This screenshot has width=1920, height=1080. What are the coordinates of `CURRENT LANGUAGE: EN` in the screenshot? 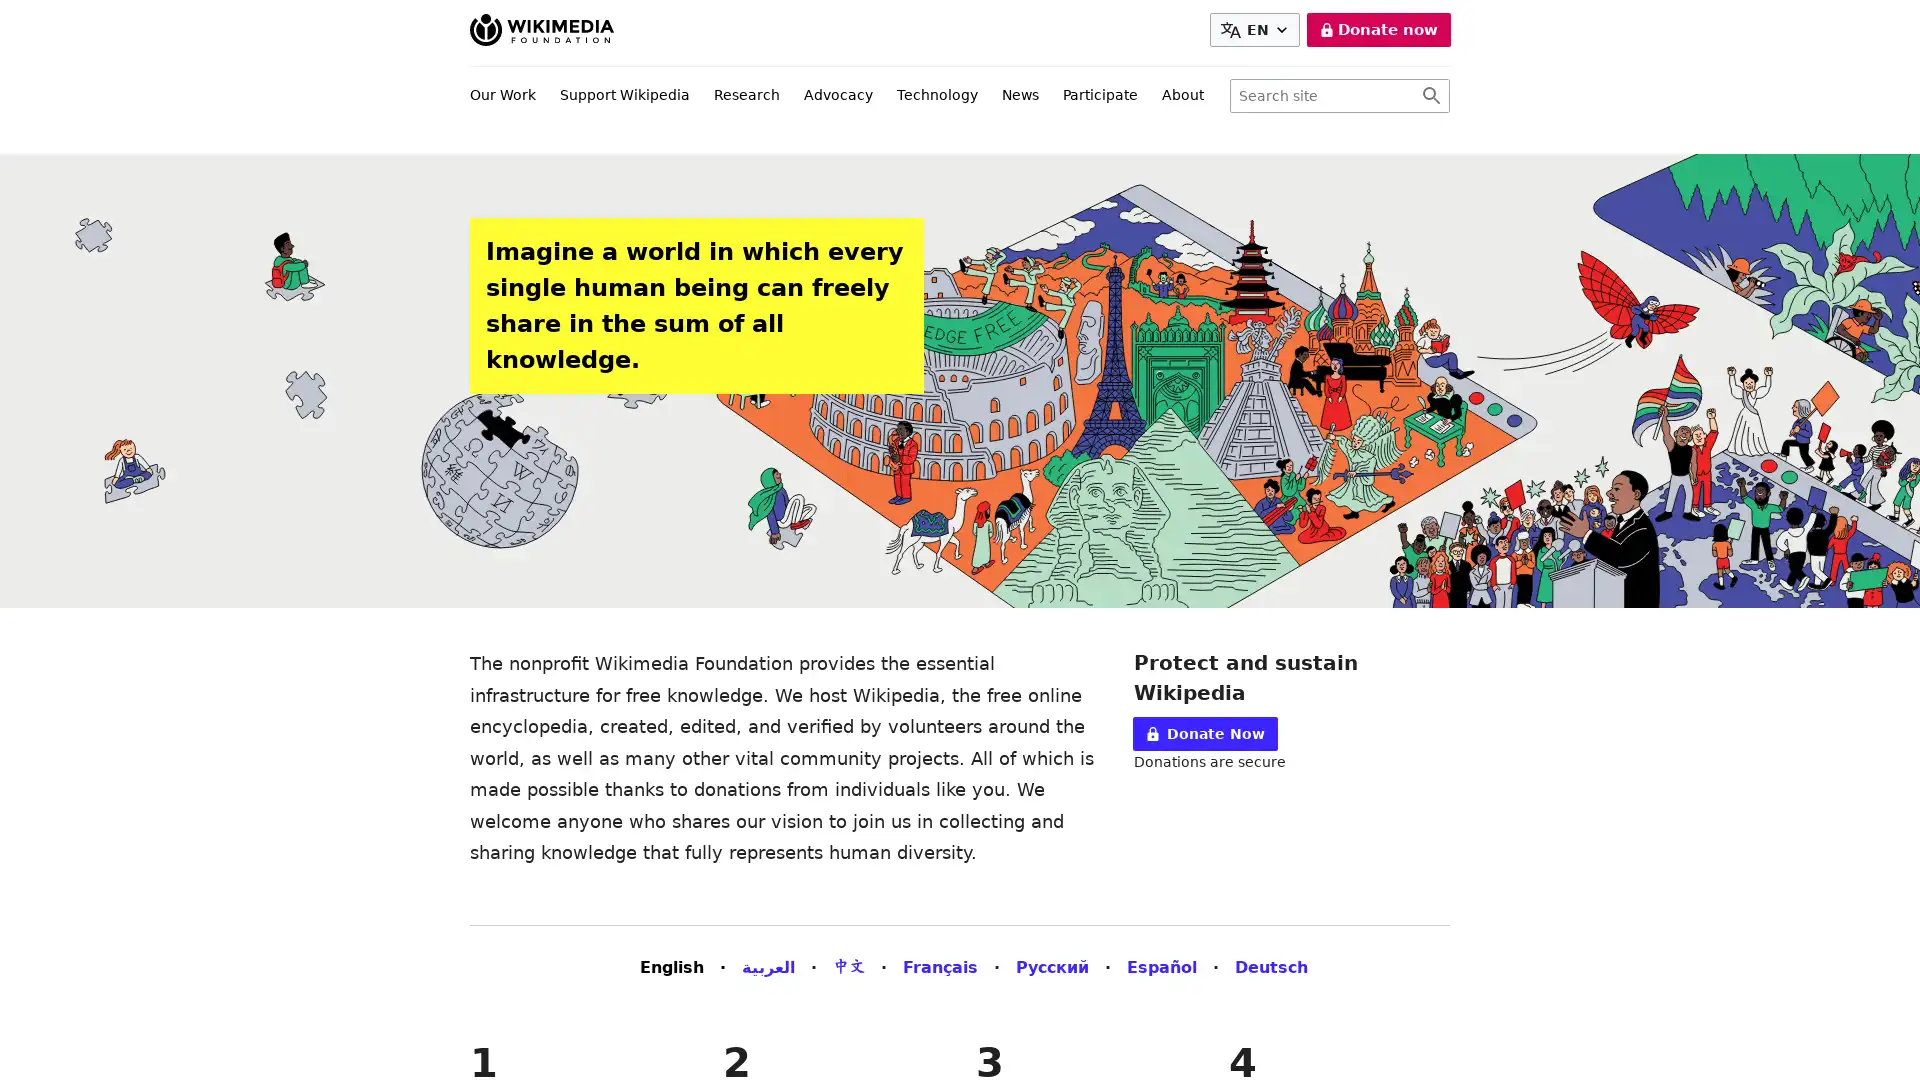 It's located at (1257, 30).